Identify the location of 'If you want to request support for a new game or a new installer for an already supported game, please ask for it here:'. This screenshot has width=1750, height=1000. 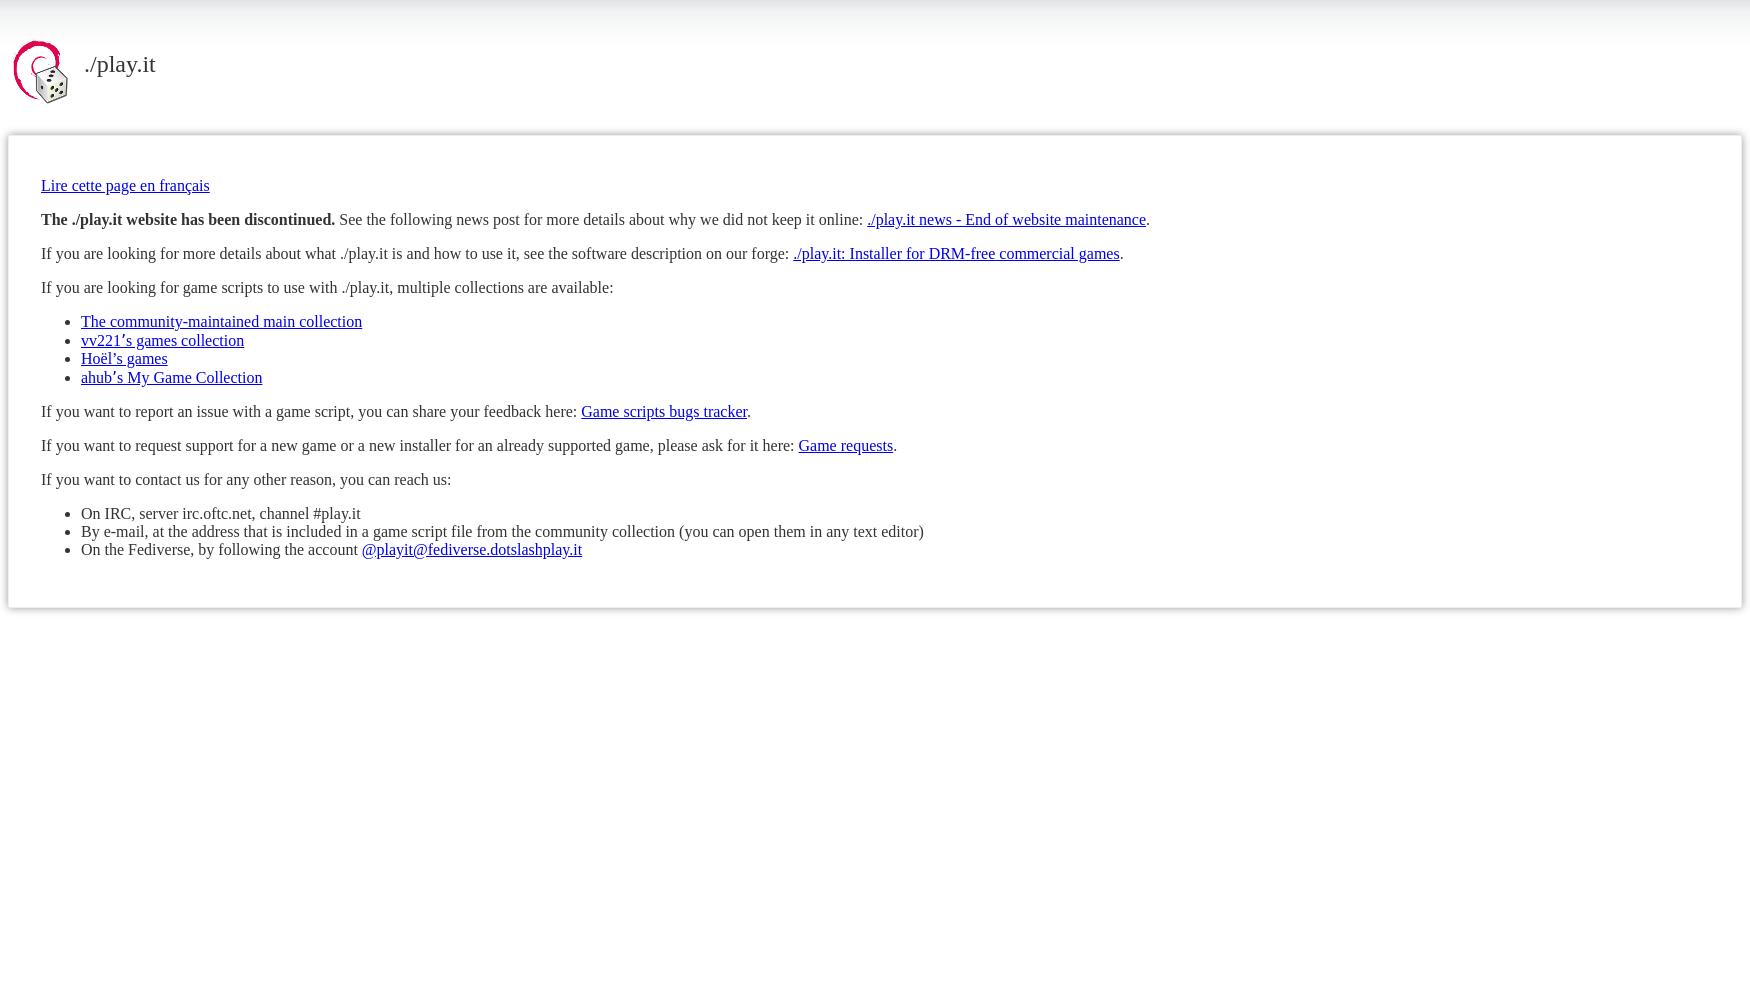
(418, 443).